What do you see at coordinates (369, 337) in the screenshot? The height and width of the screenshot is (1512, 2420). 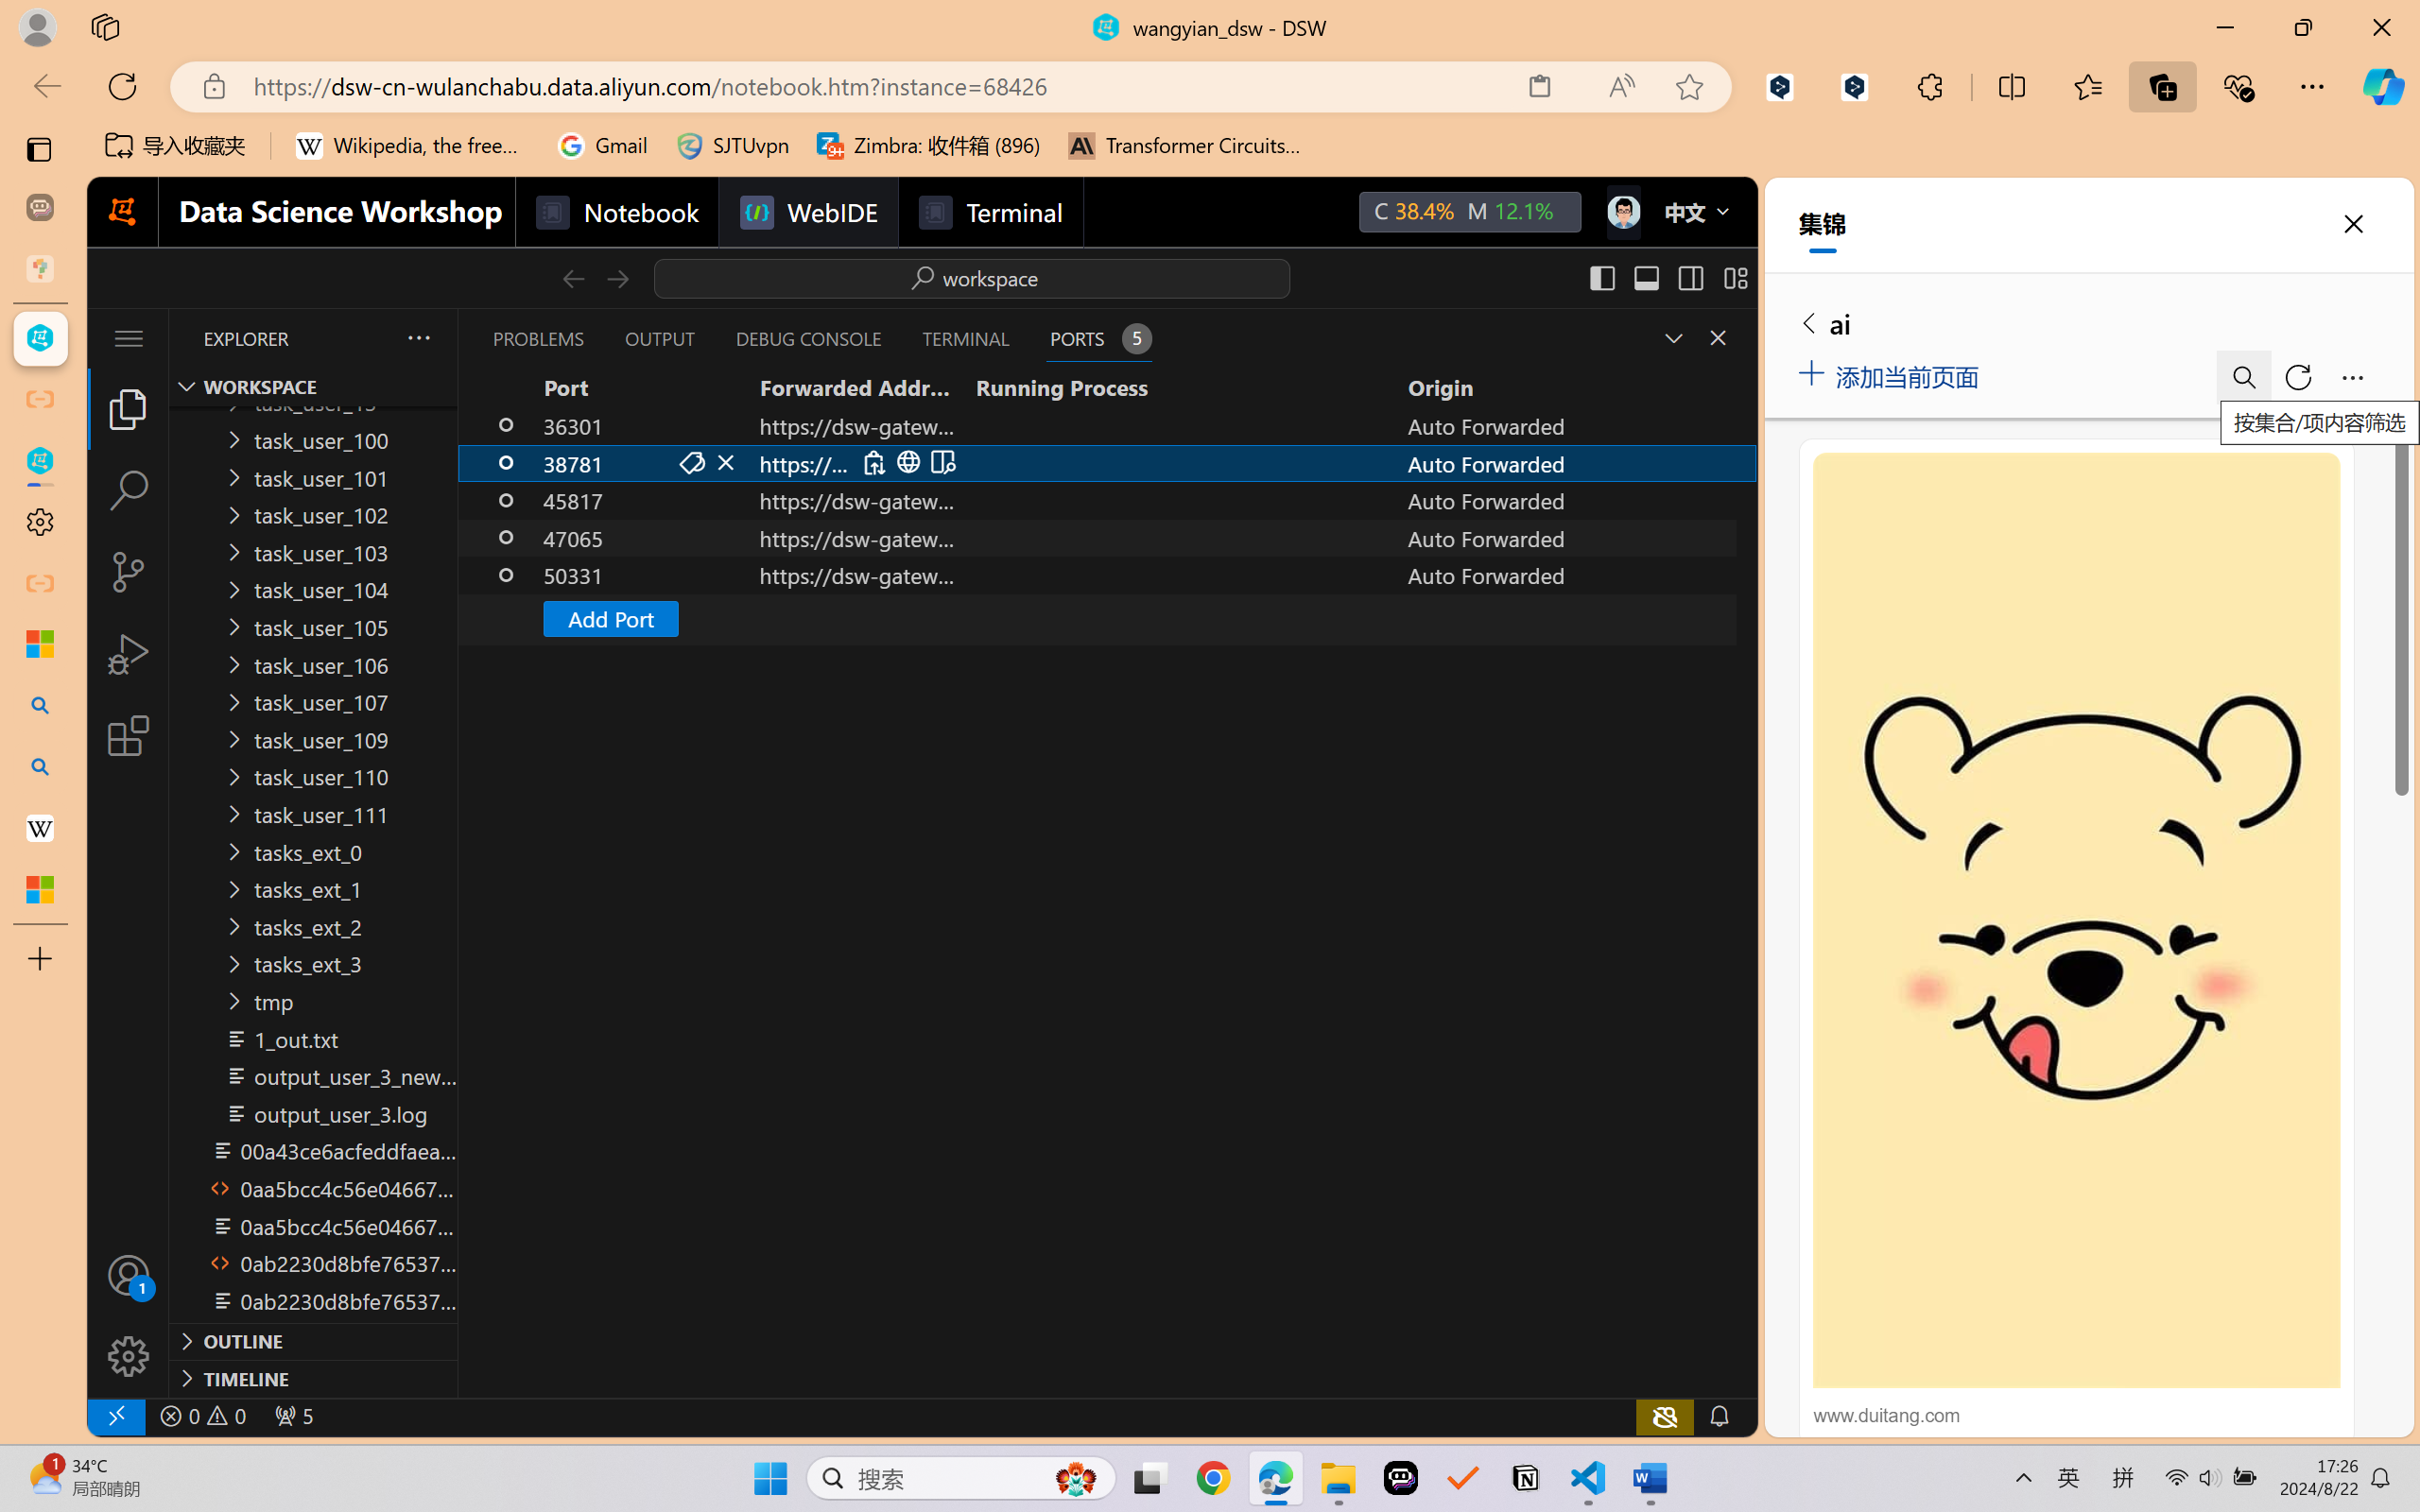 I see `'Explorer actions'` at bounding box center [369, 337].